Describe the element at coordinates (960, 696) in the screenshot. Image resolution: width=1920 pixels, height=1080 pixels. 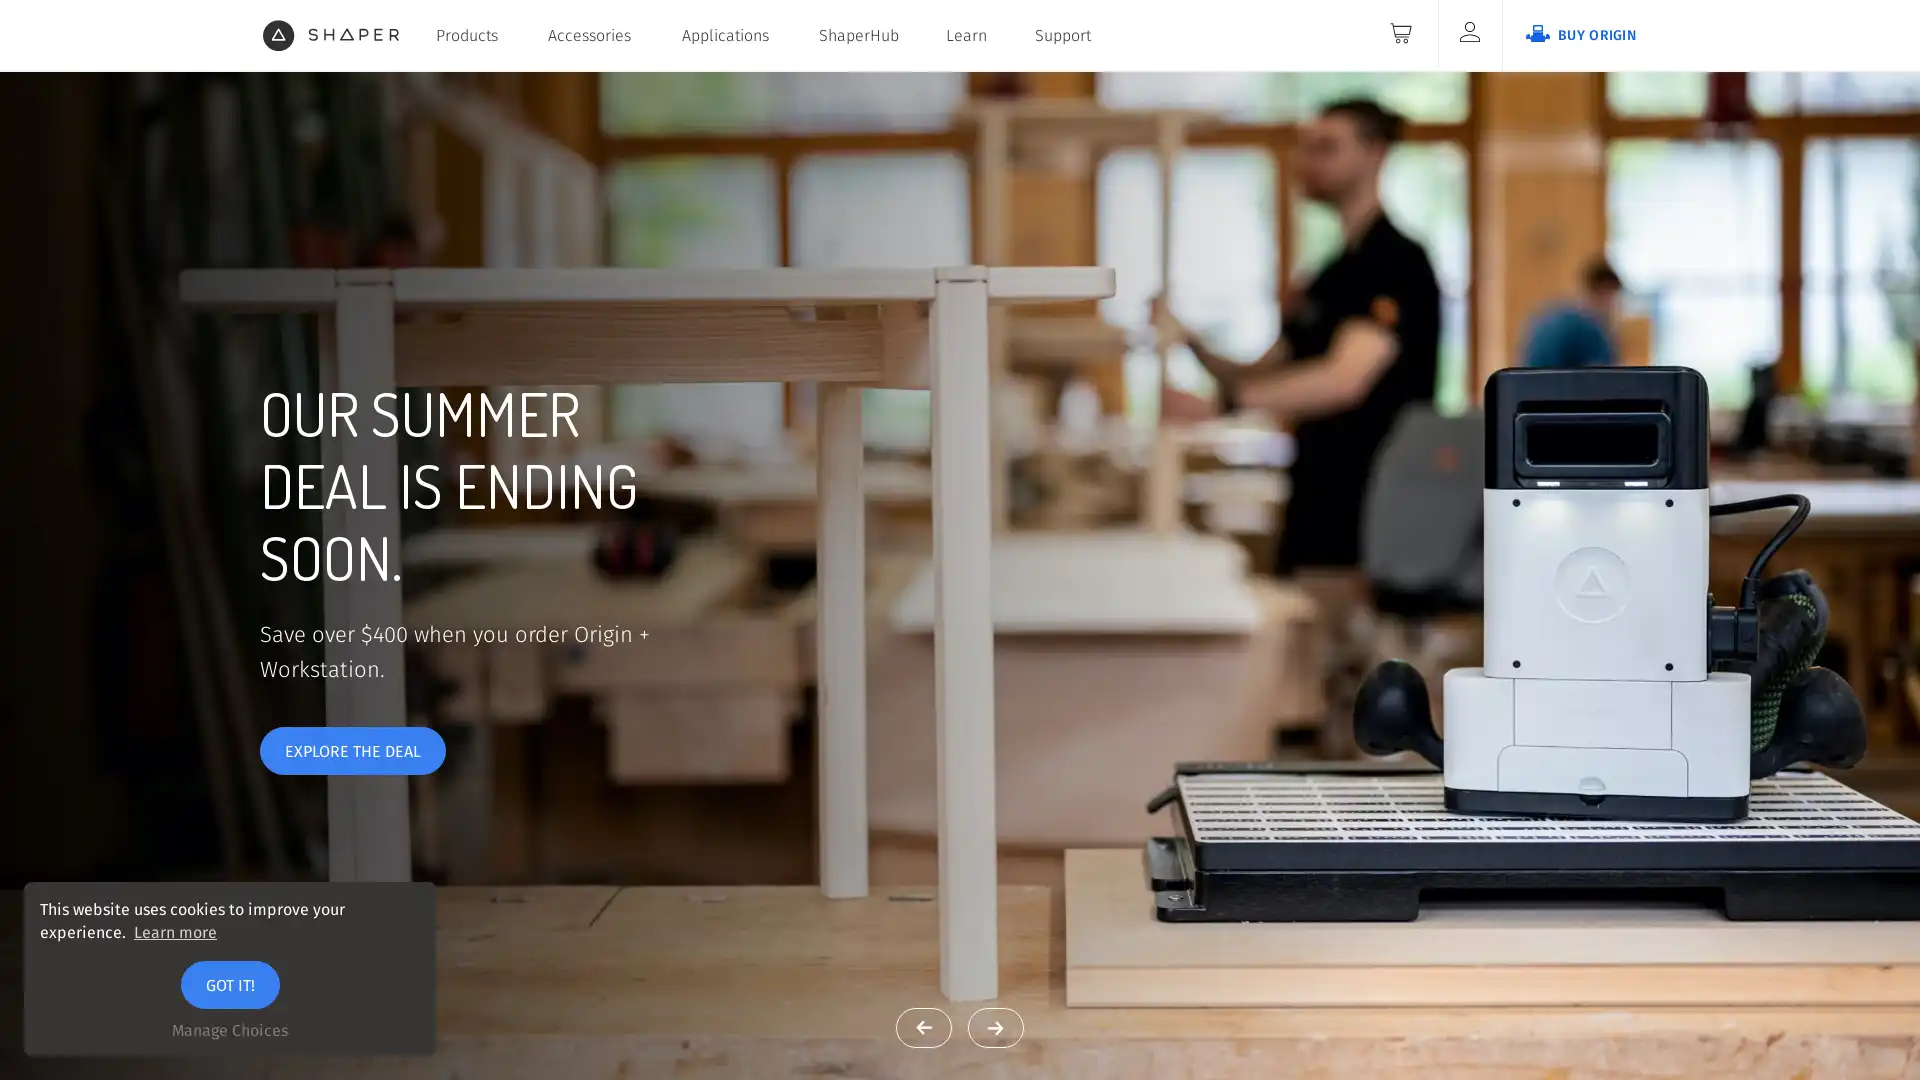
I see `MEET ORIGIN` at that location.